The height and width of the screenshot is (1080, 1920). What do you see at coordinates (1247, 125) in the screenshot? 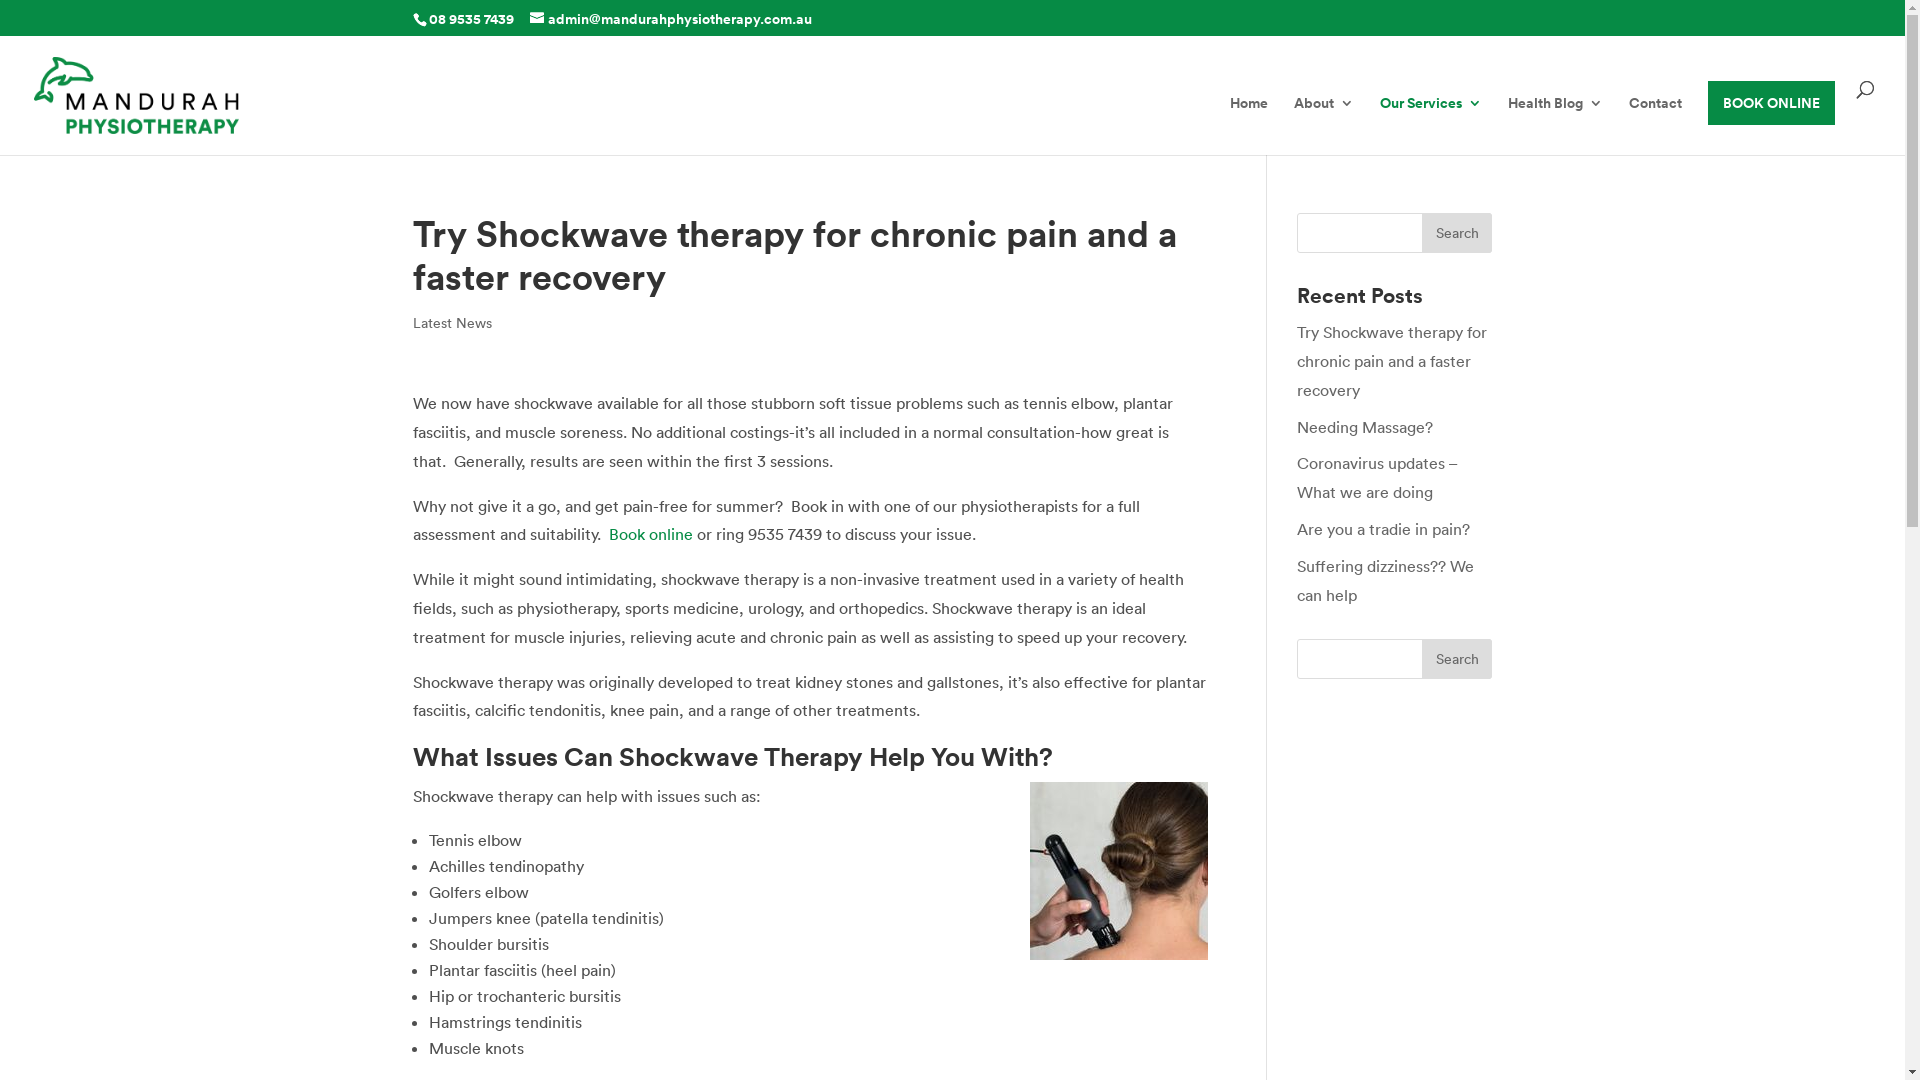
I see `'Home'` at bounding box center [1247, 125].